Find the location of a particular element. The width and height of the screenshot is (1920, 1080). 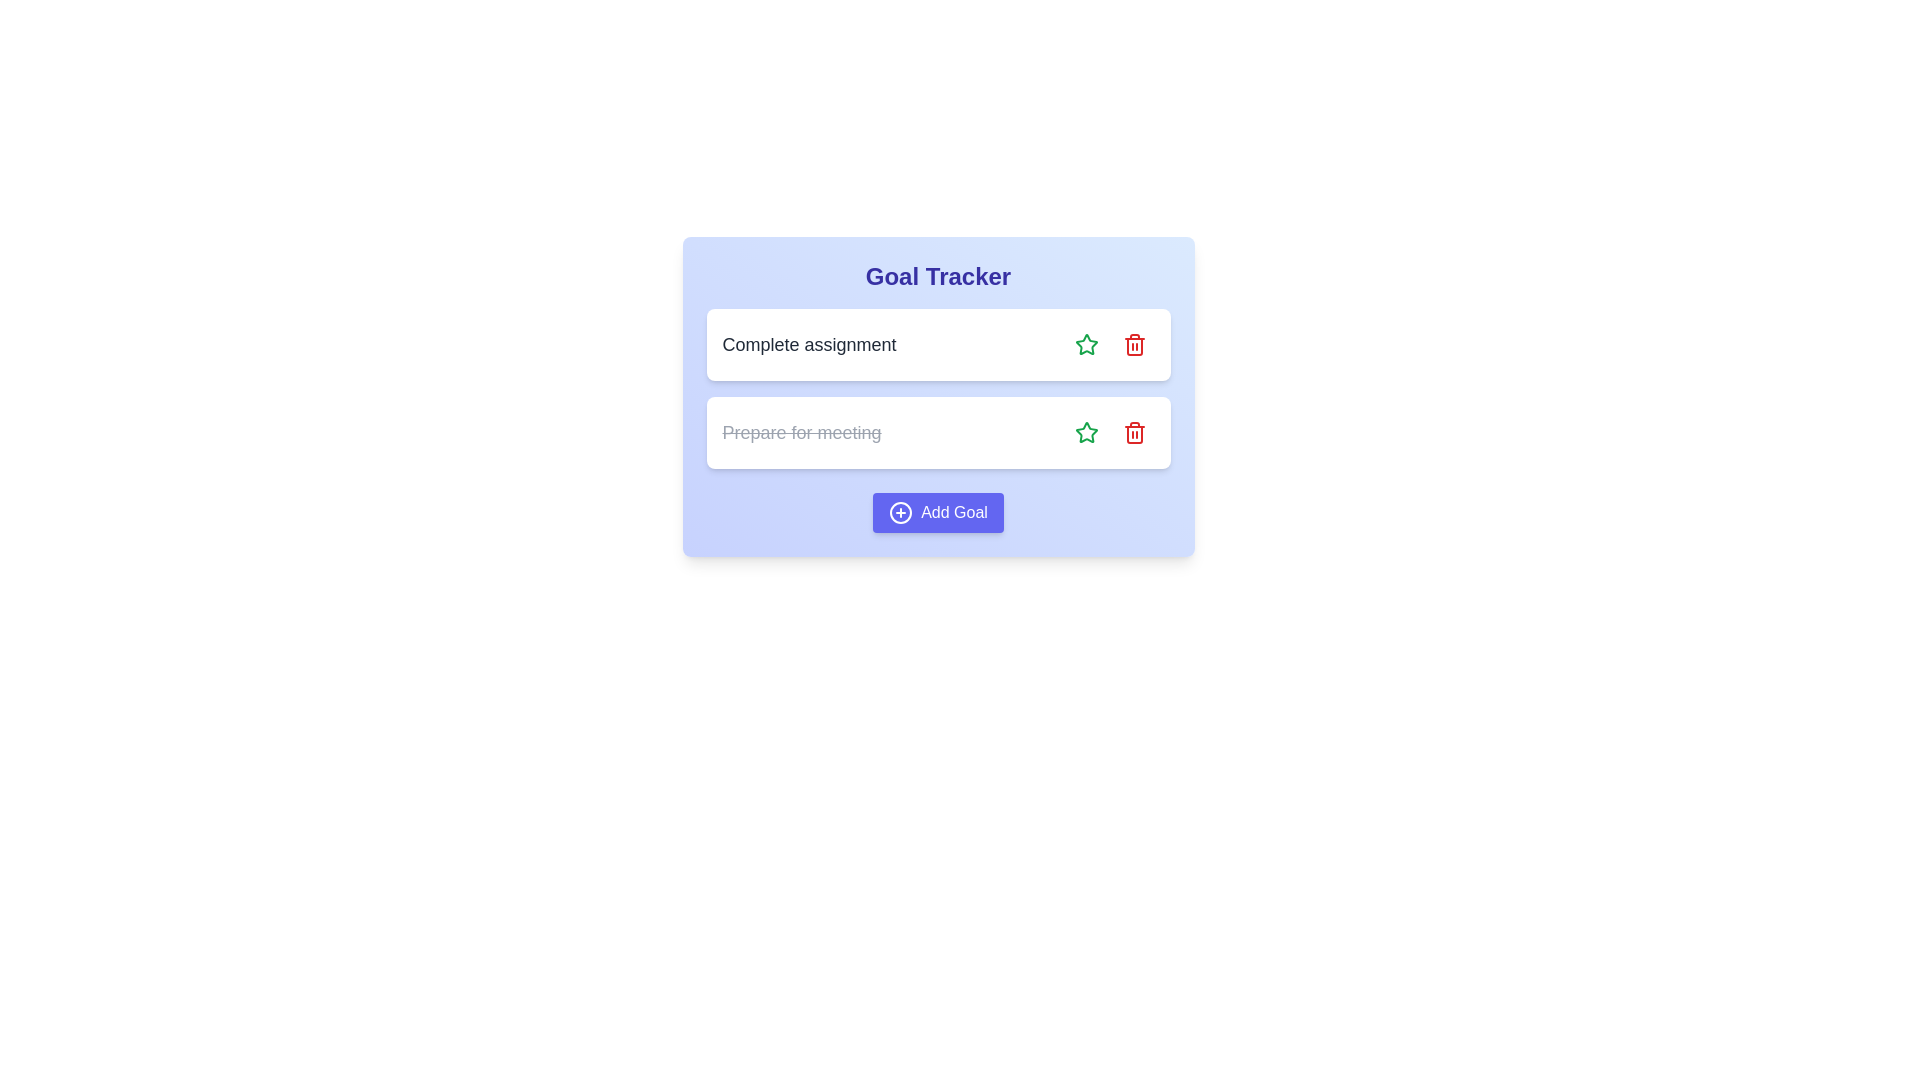

the green star icon button located adjacent to the task labeled 'Complete assignment' to mark or unmark the task as favorite is located at coordinates (1085, 343).